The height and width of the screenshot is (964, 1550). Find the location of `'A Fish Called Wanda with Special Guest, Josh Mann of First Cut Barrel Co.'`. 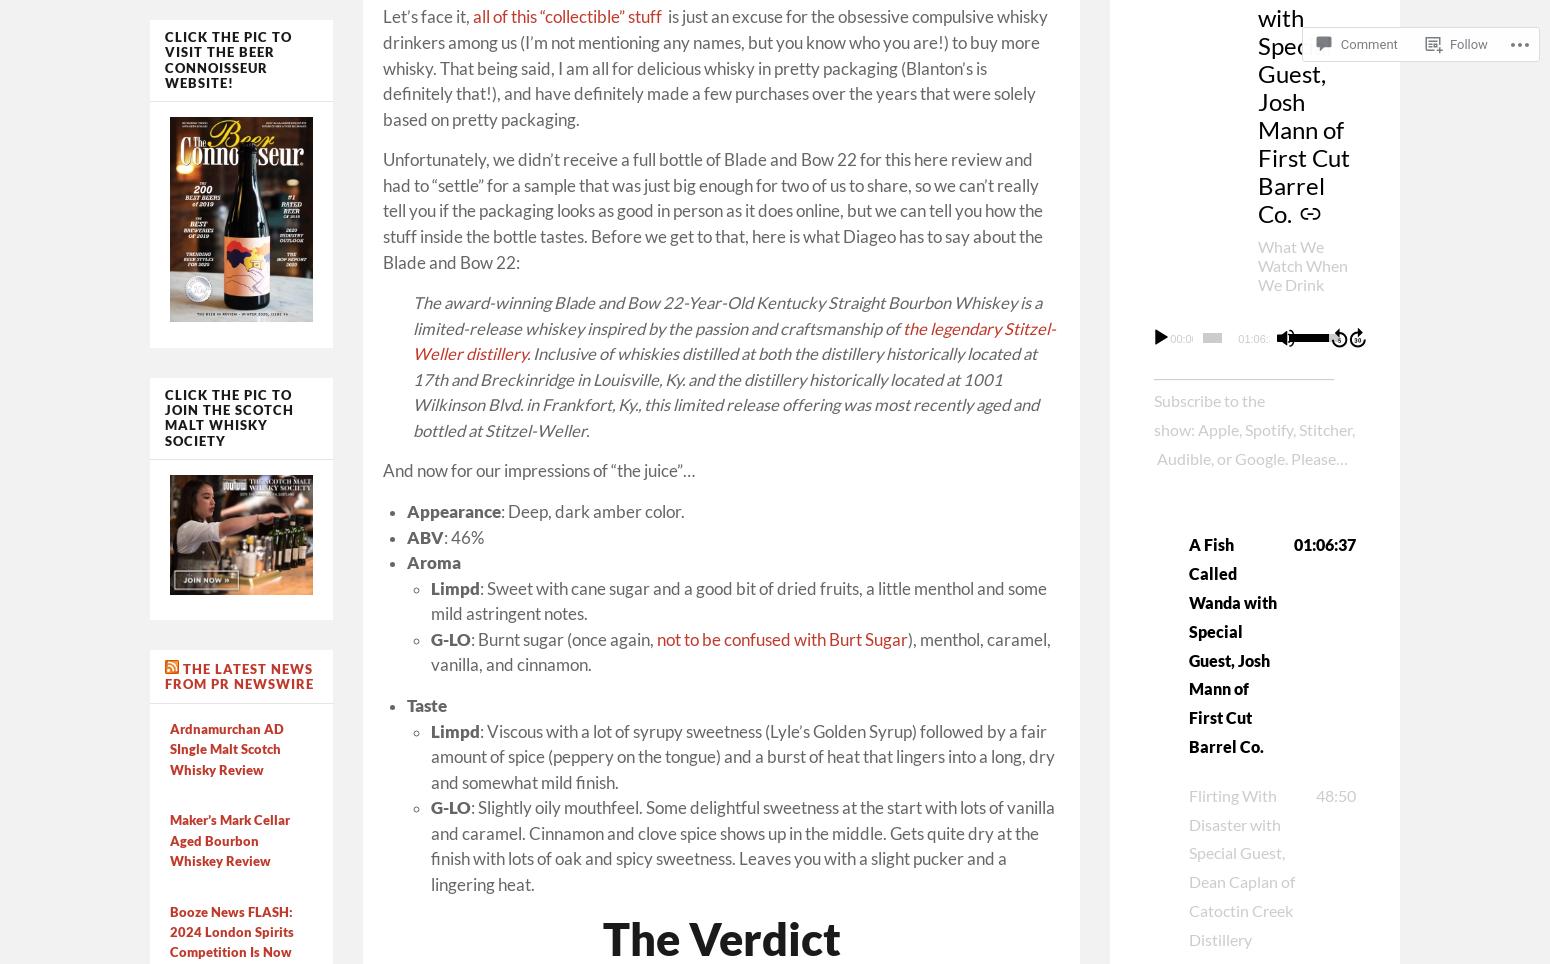

'A Fish Called Wanda with Special Guest, Josh Mann of First Cut Barrel Co.' is located at coordinates (1188, 644).